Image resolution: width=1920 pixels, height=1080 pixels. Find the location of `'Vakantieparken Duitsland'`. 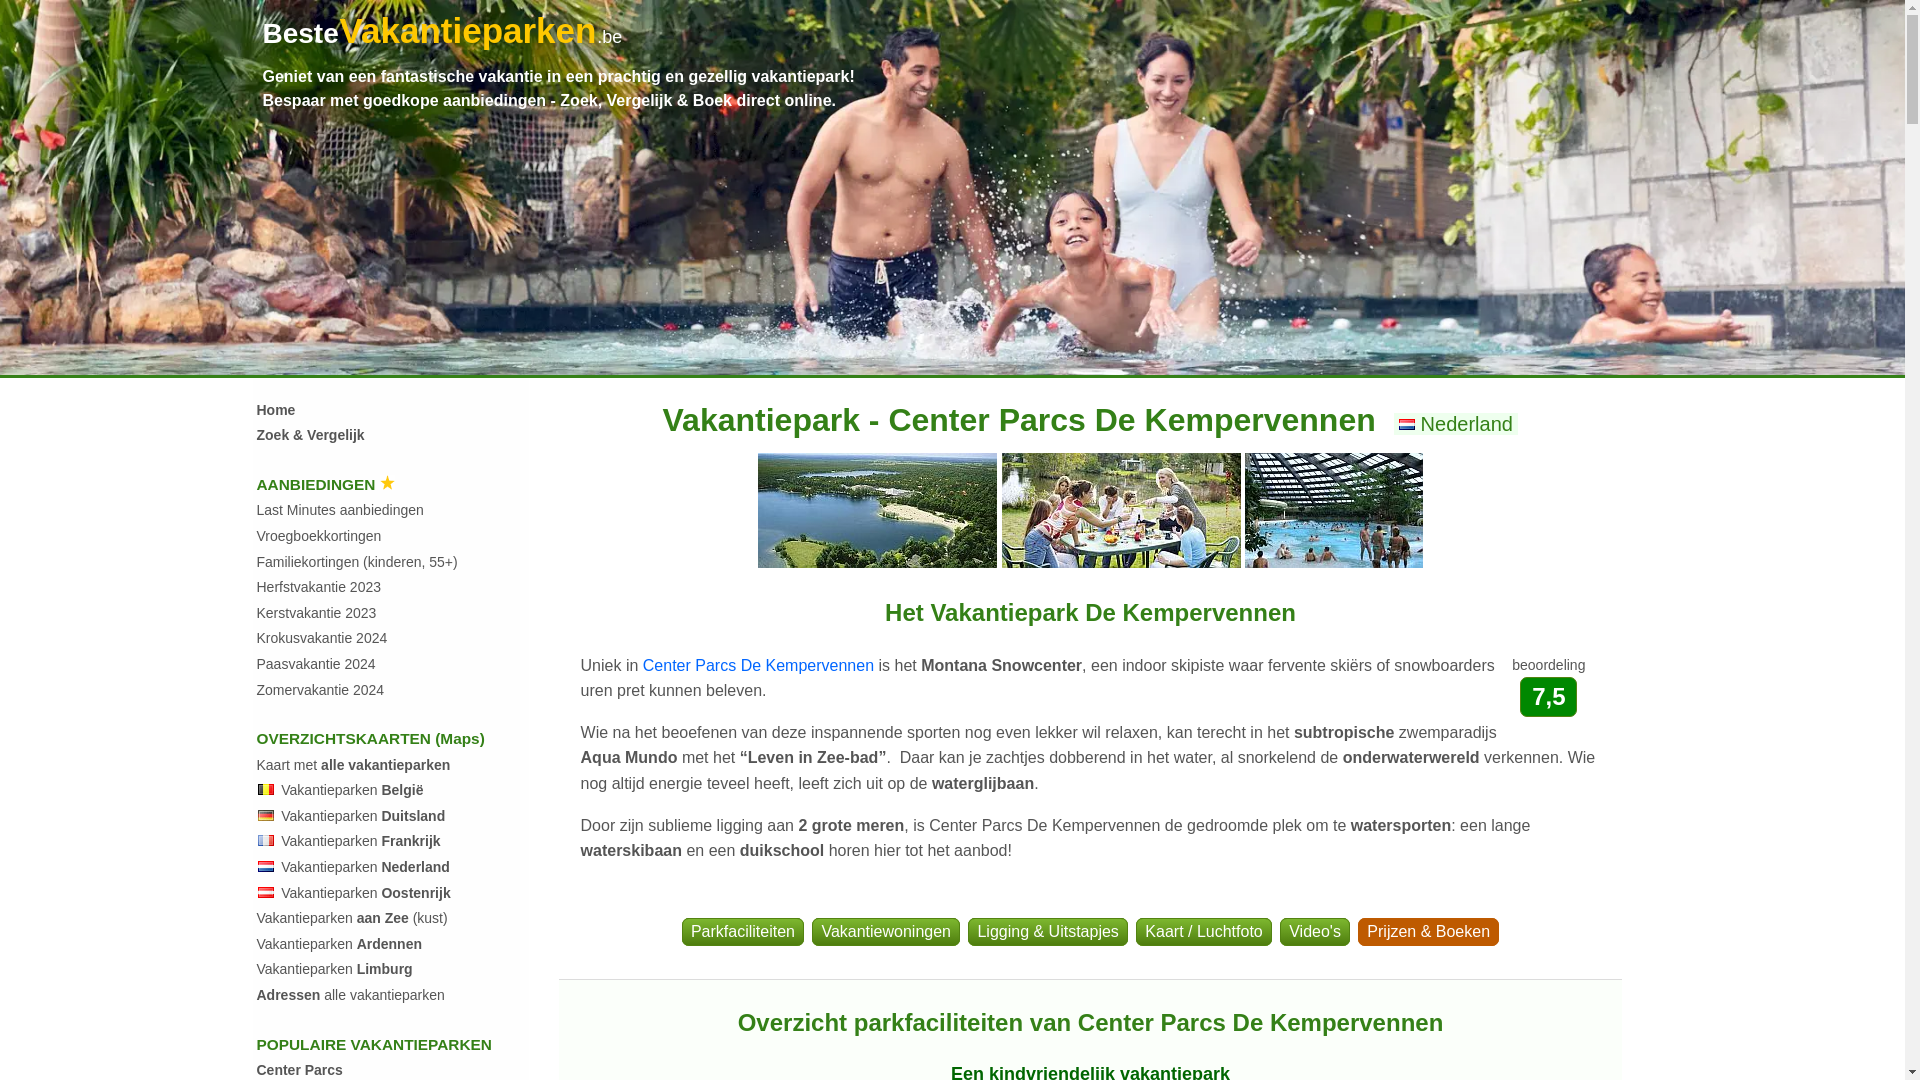

'Vakantieparken Duitsland' is located at coordinates (363, 816).